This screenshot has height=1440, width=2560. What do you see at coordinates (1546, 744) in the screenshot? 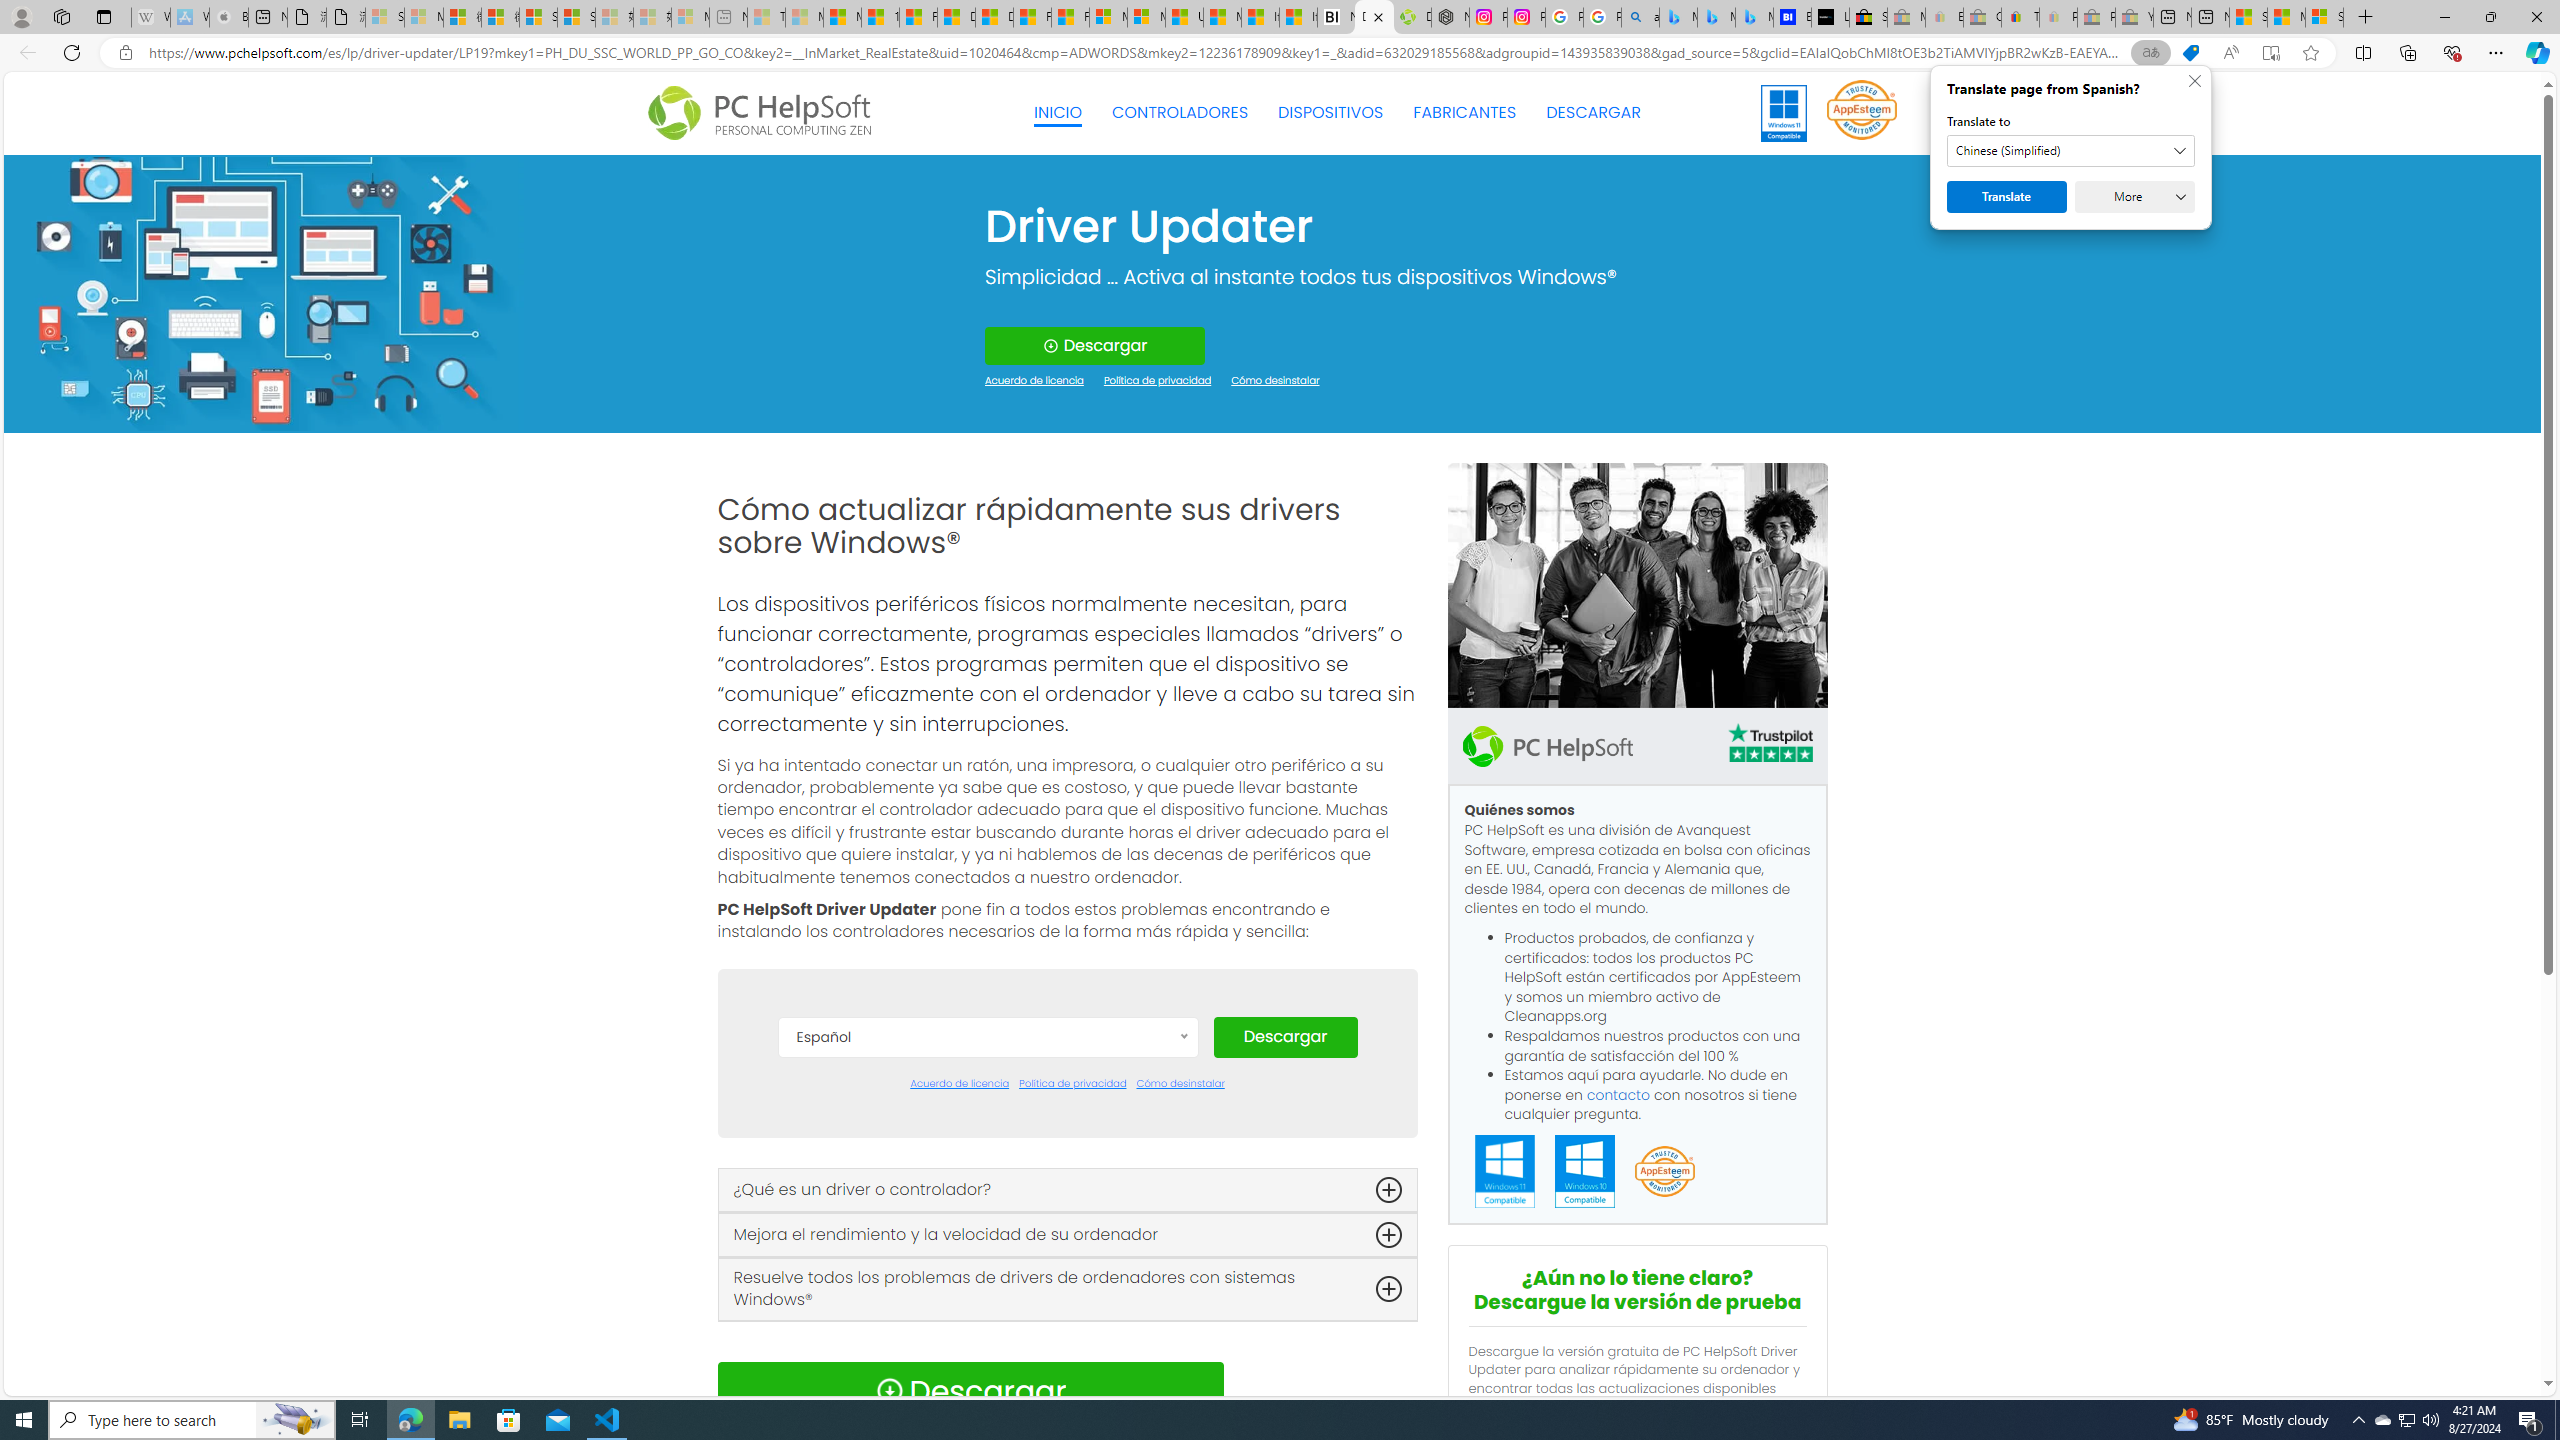
I see `'PCHelpsoft'` at bounding box center [1546, 744].